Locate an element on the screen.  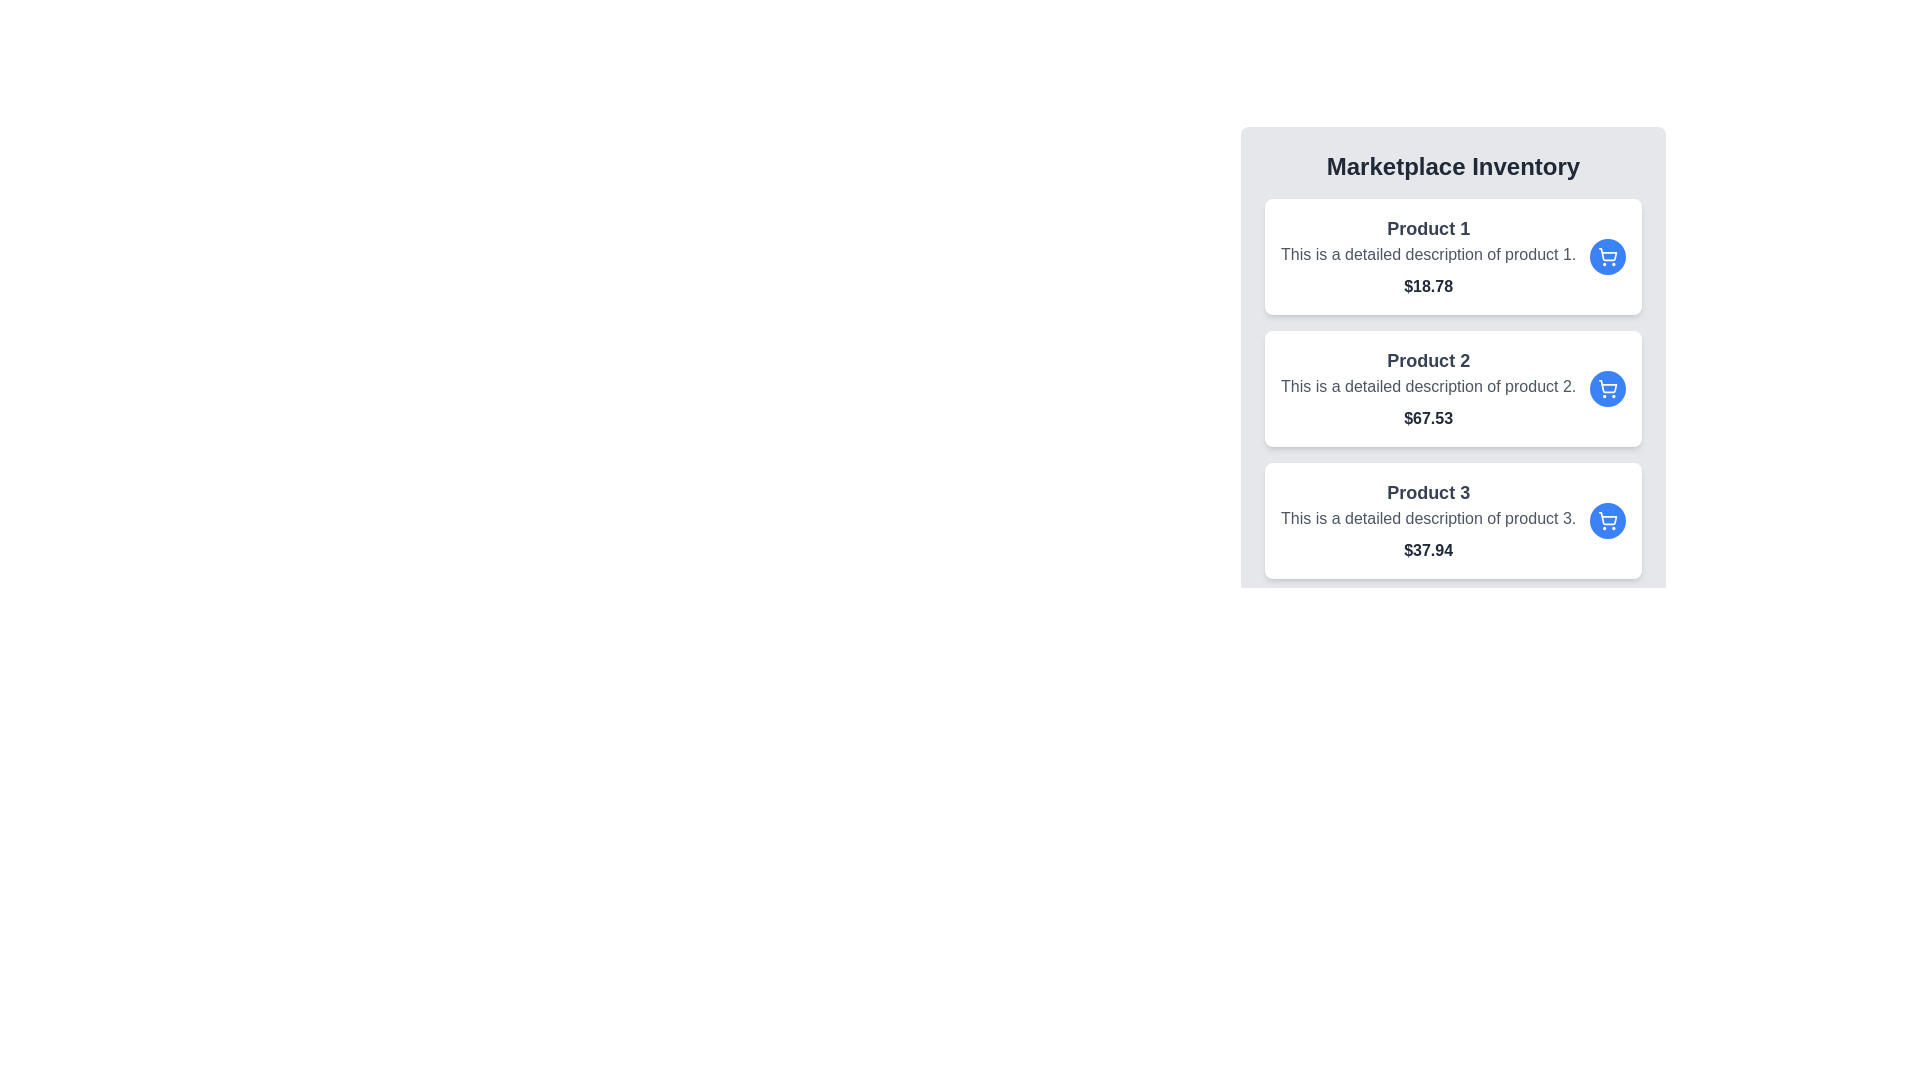
the static text label displaying the bold text 'Product 1' which is positioned at the top of the card, above the product description and price information is located at coordinates (1427, 227).